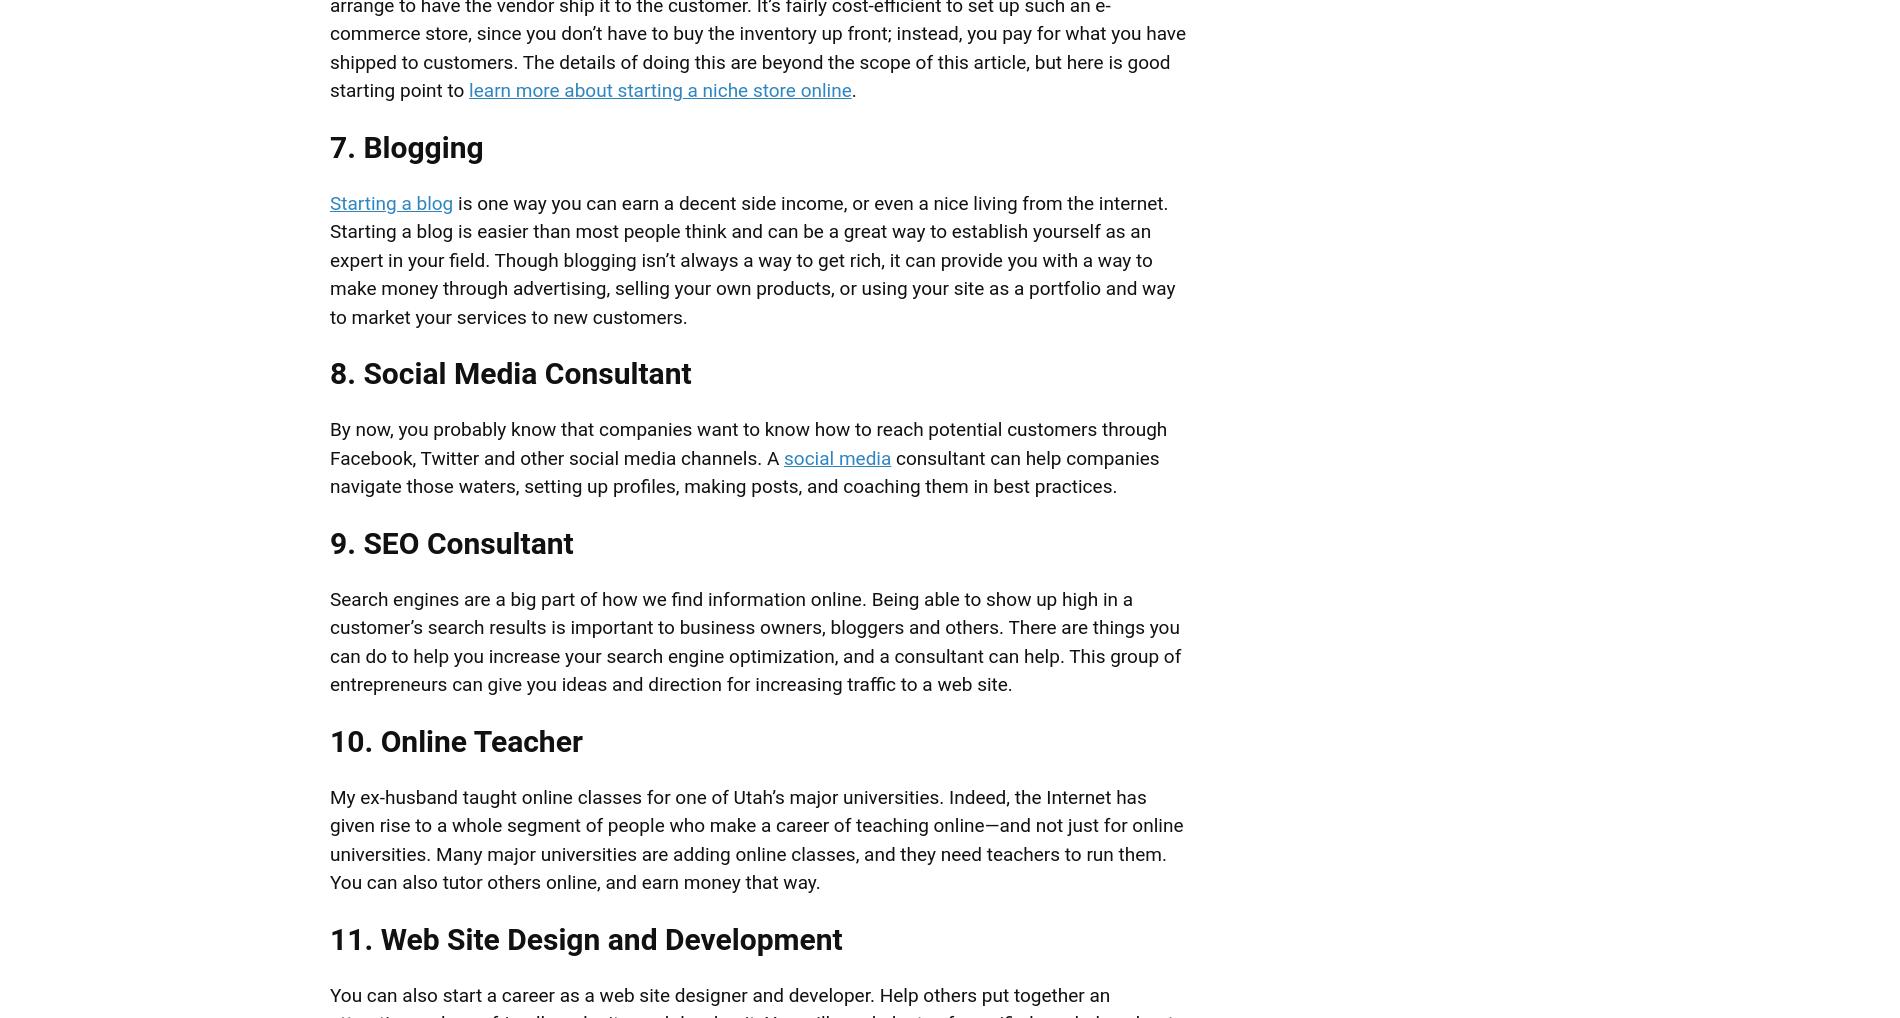 The width and height of the screenshot is (1900, 1018). Describe the element at coordinates (510, 373) in the screenshot. I see `'8. Social Media Consultant'` at that location.